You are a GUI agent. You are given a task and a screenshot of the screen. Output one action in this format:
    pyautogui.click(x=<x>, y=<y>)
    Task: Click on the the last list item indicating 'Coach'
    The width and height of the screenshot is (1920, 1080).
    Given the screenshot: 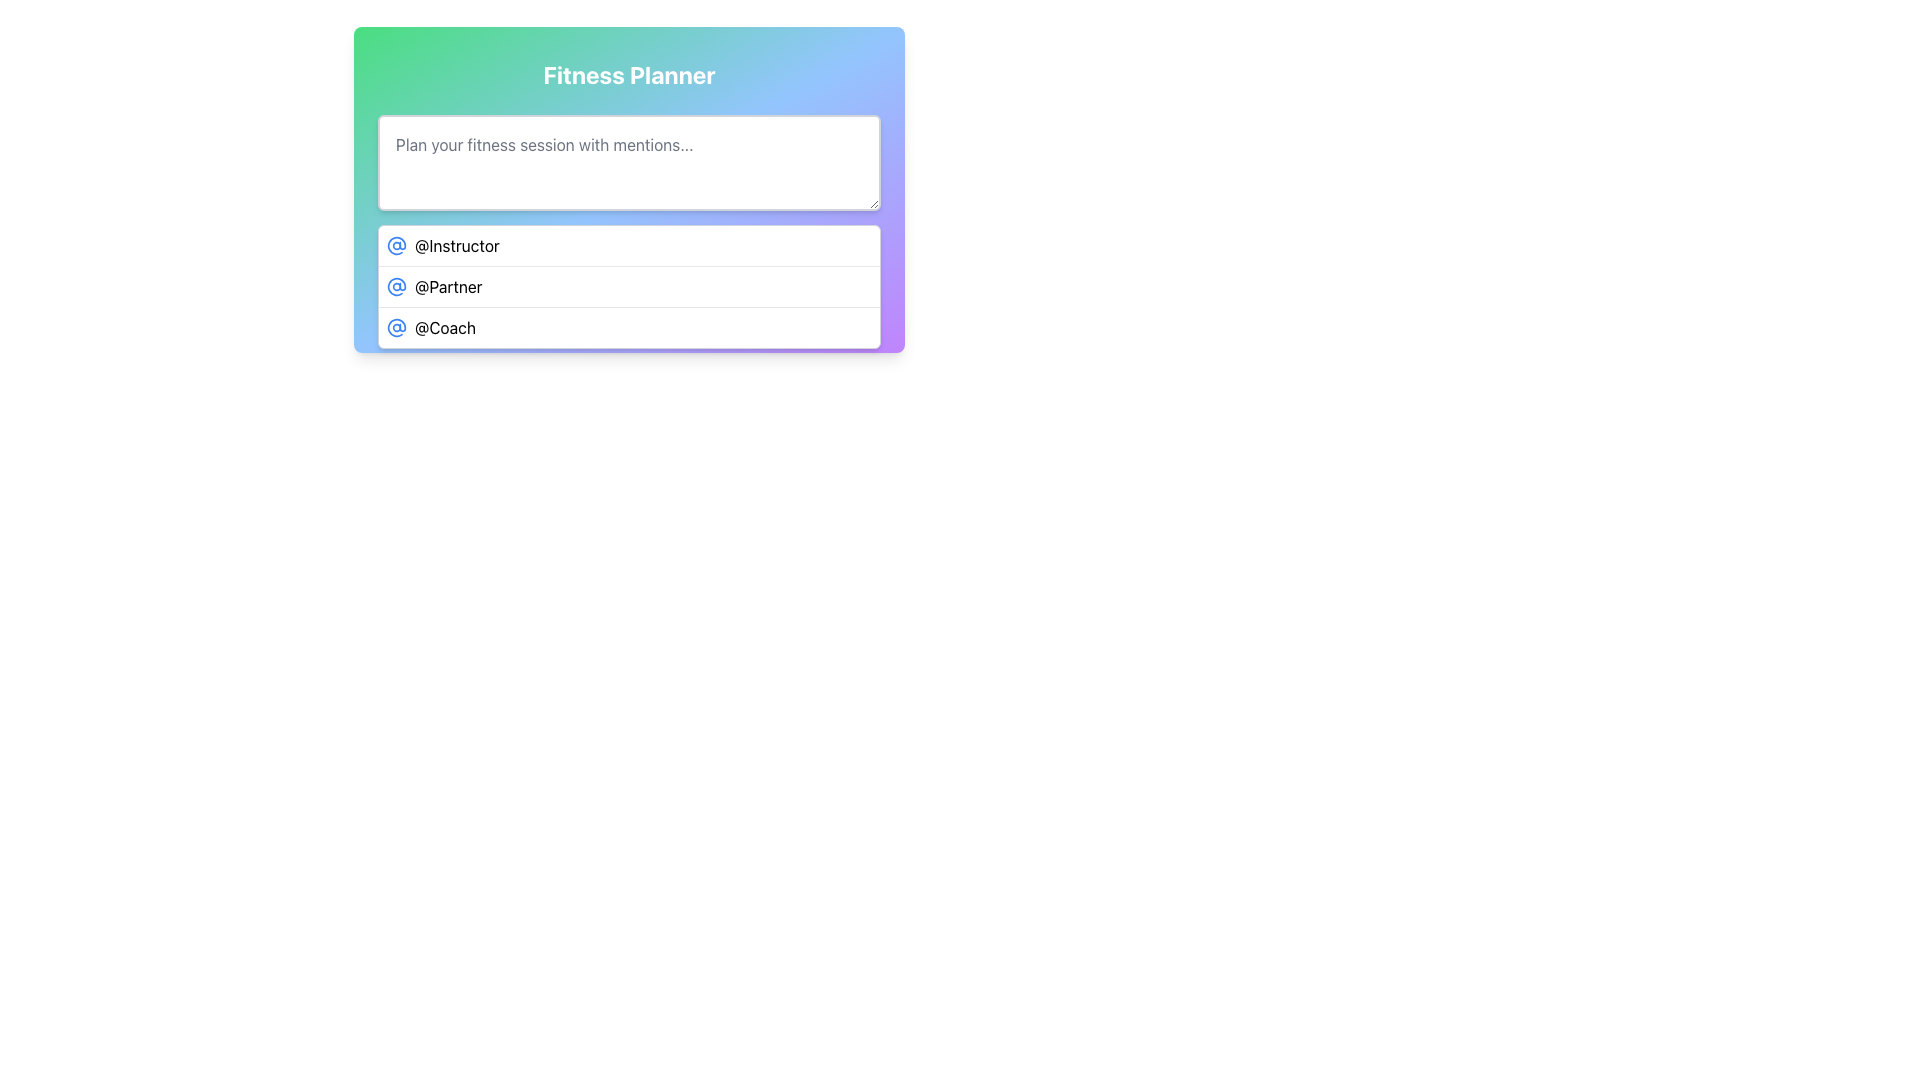 What is the action you would take?
    pyautogui.click(x=628, y=326)
    